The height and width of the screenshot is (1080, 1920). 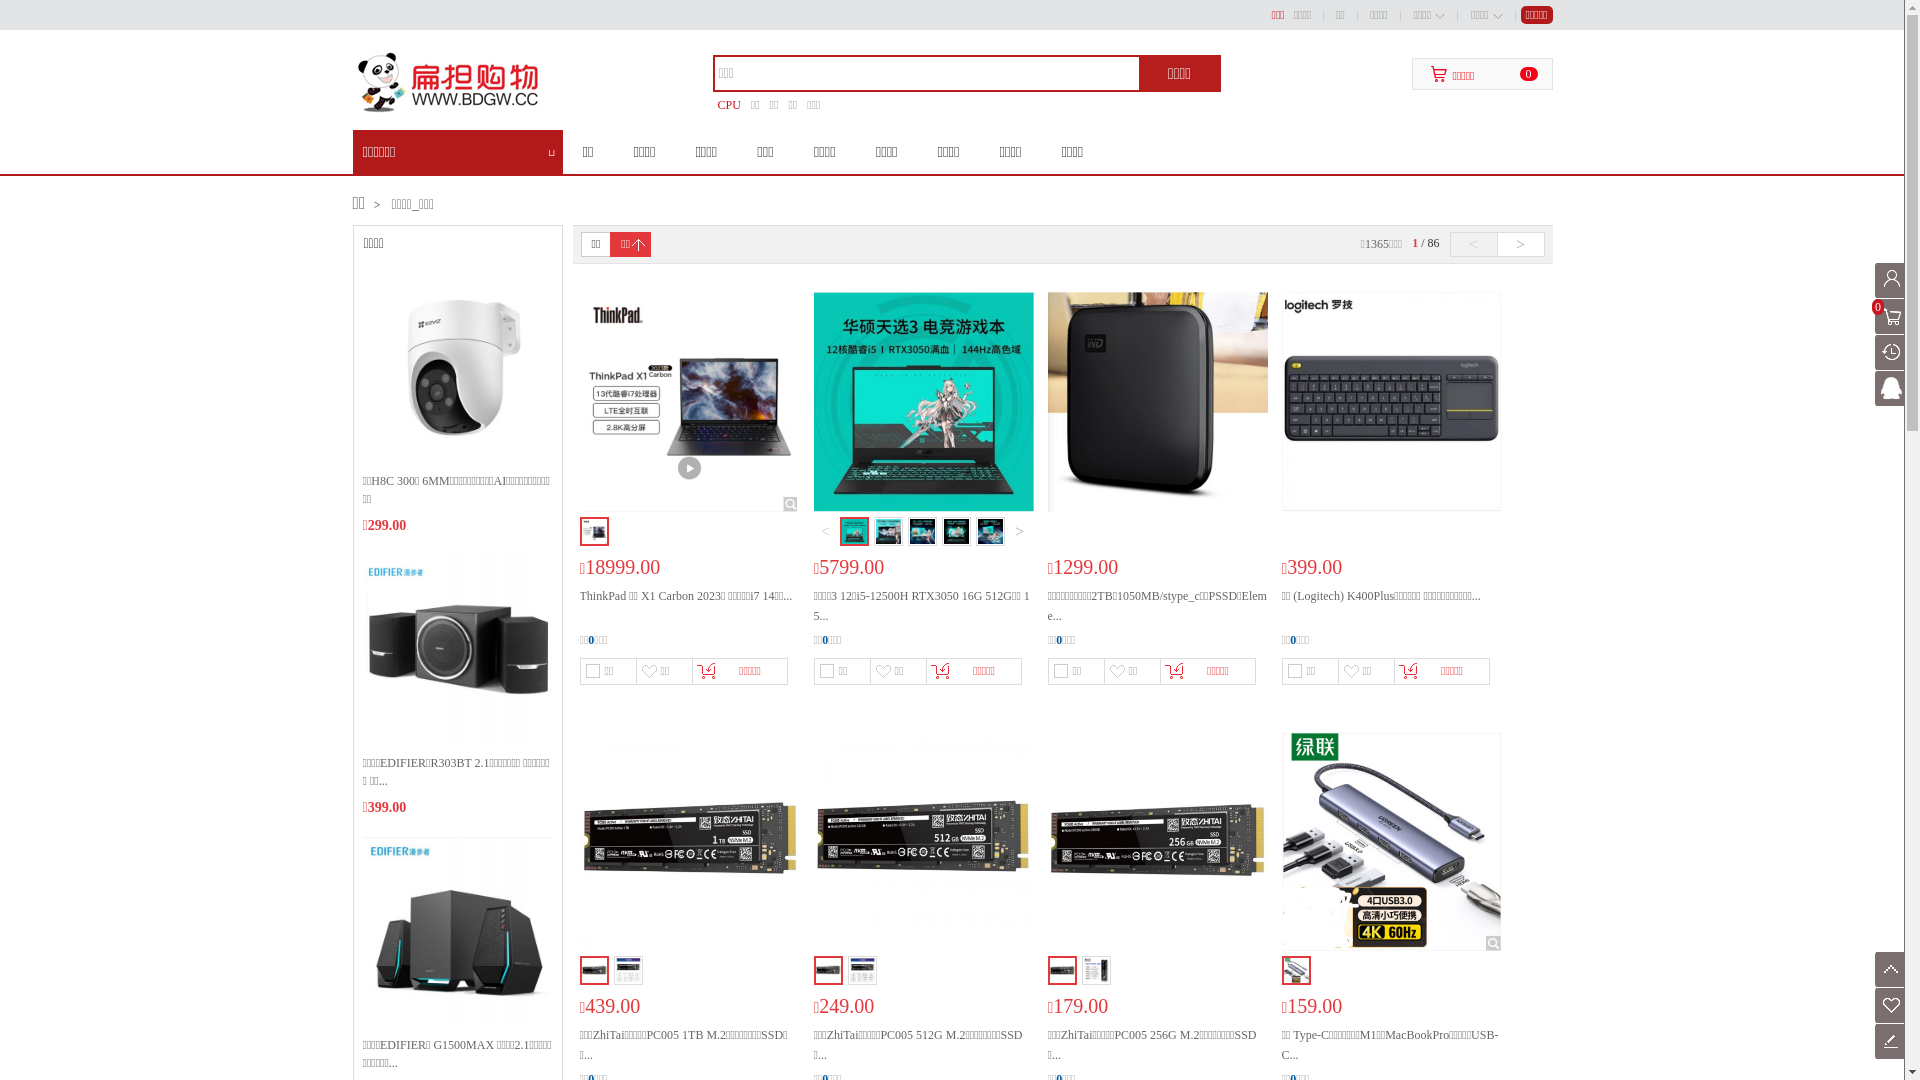 What do you see at coordinates (728, 104) in the screenshot?
I see `'CPU'` at bounding box center [728, 104].